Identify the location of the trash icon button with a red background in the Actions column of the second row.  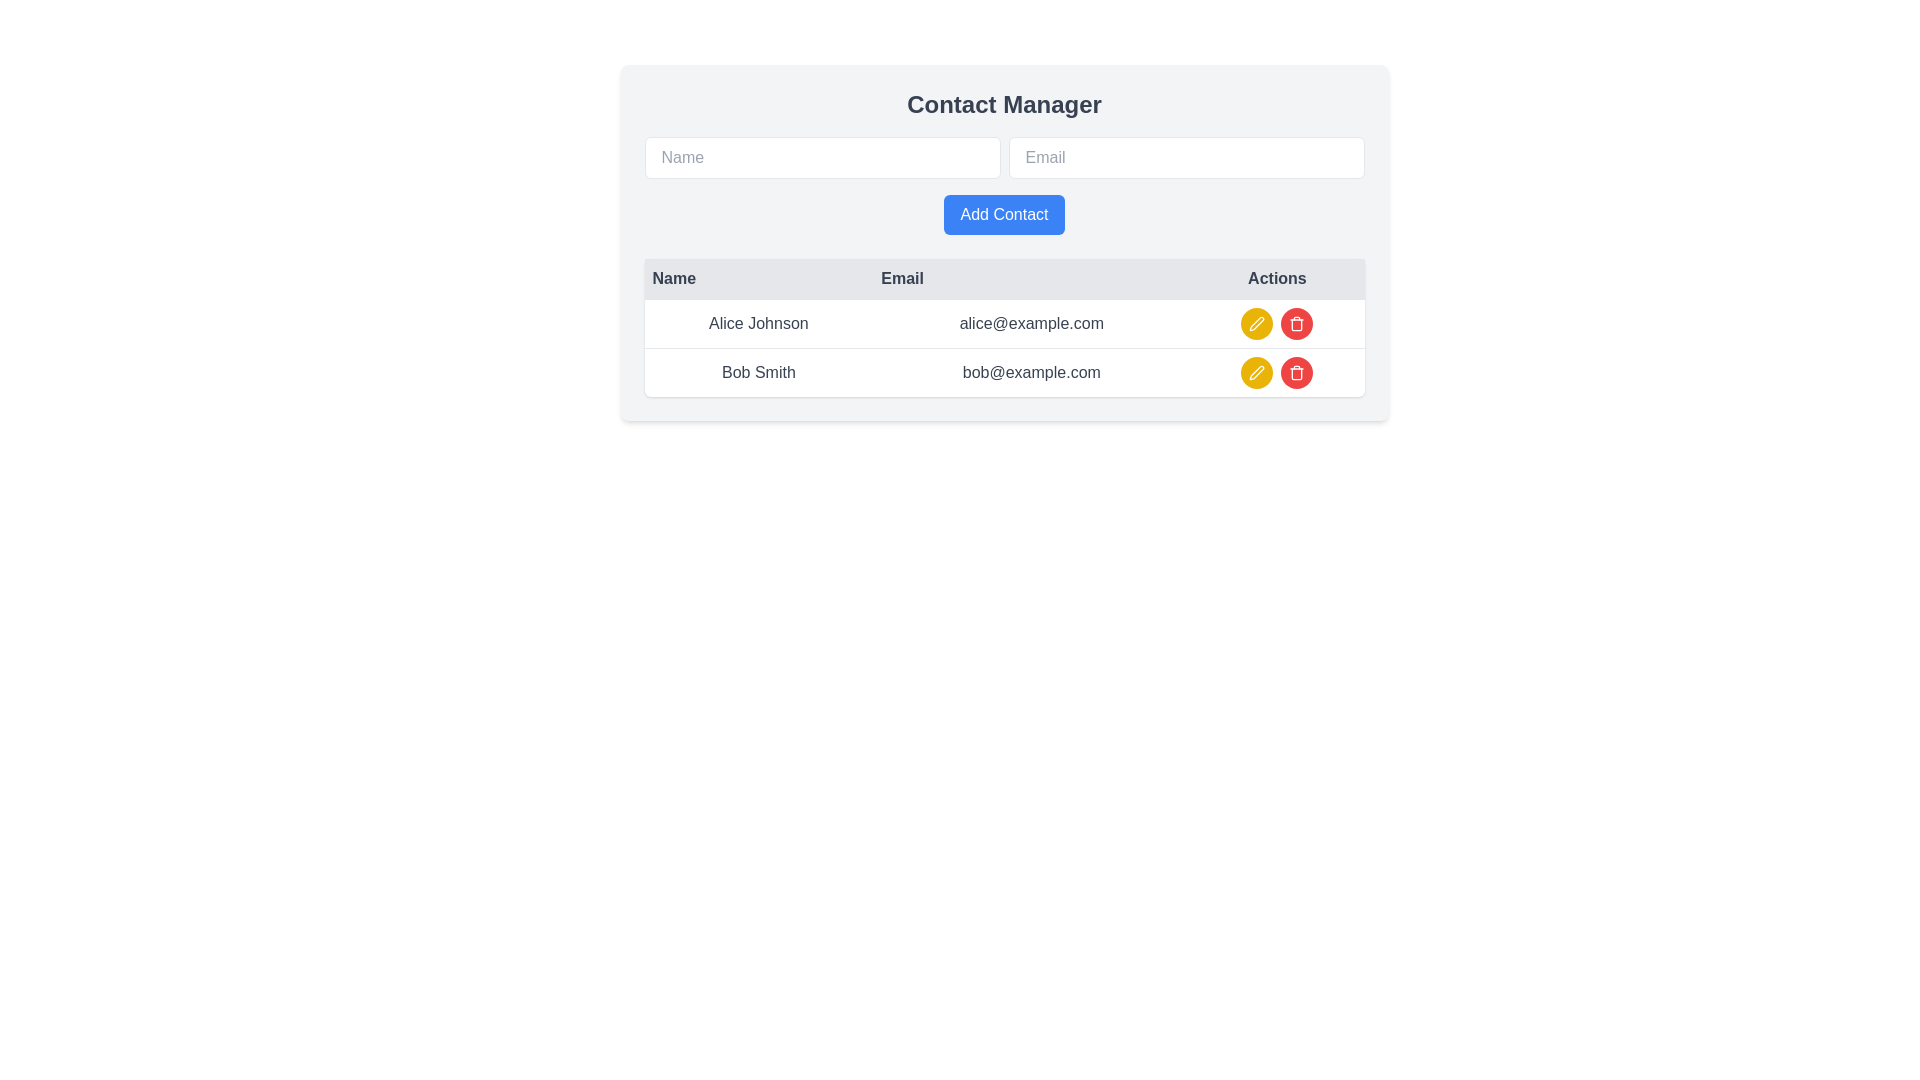
(1297, 373).